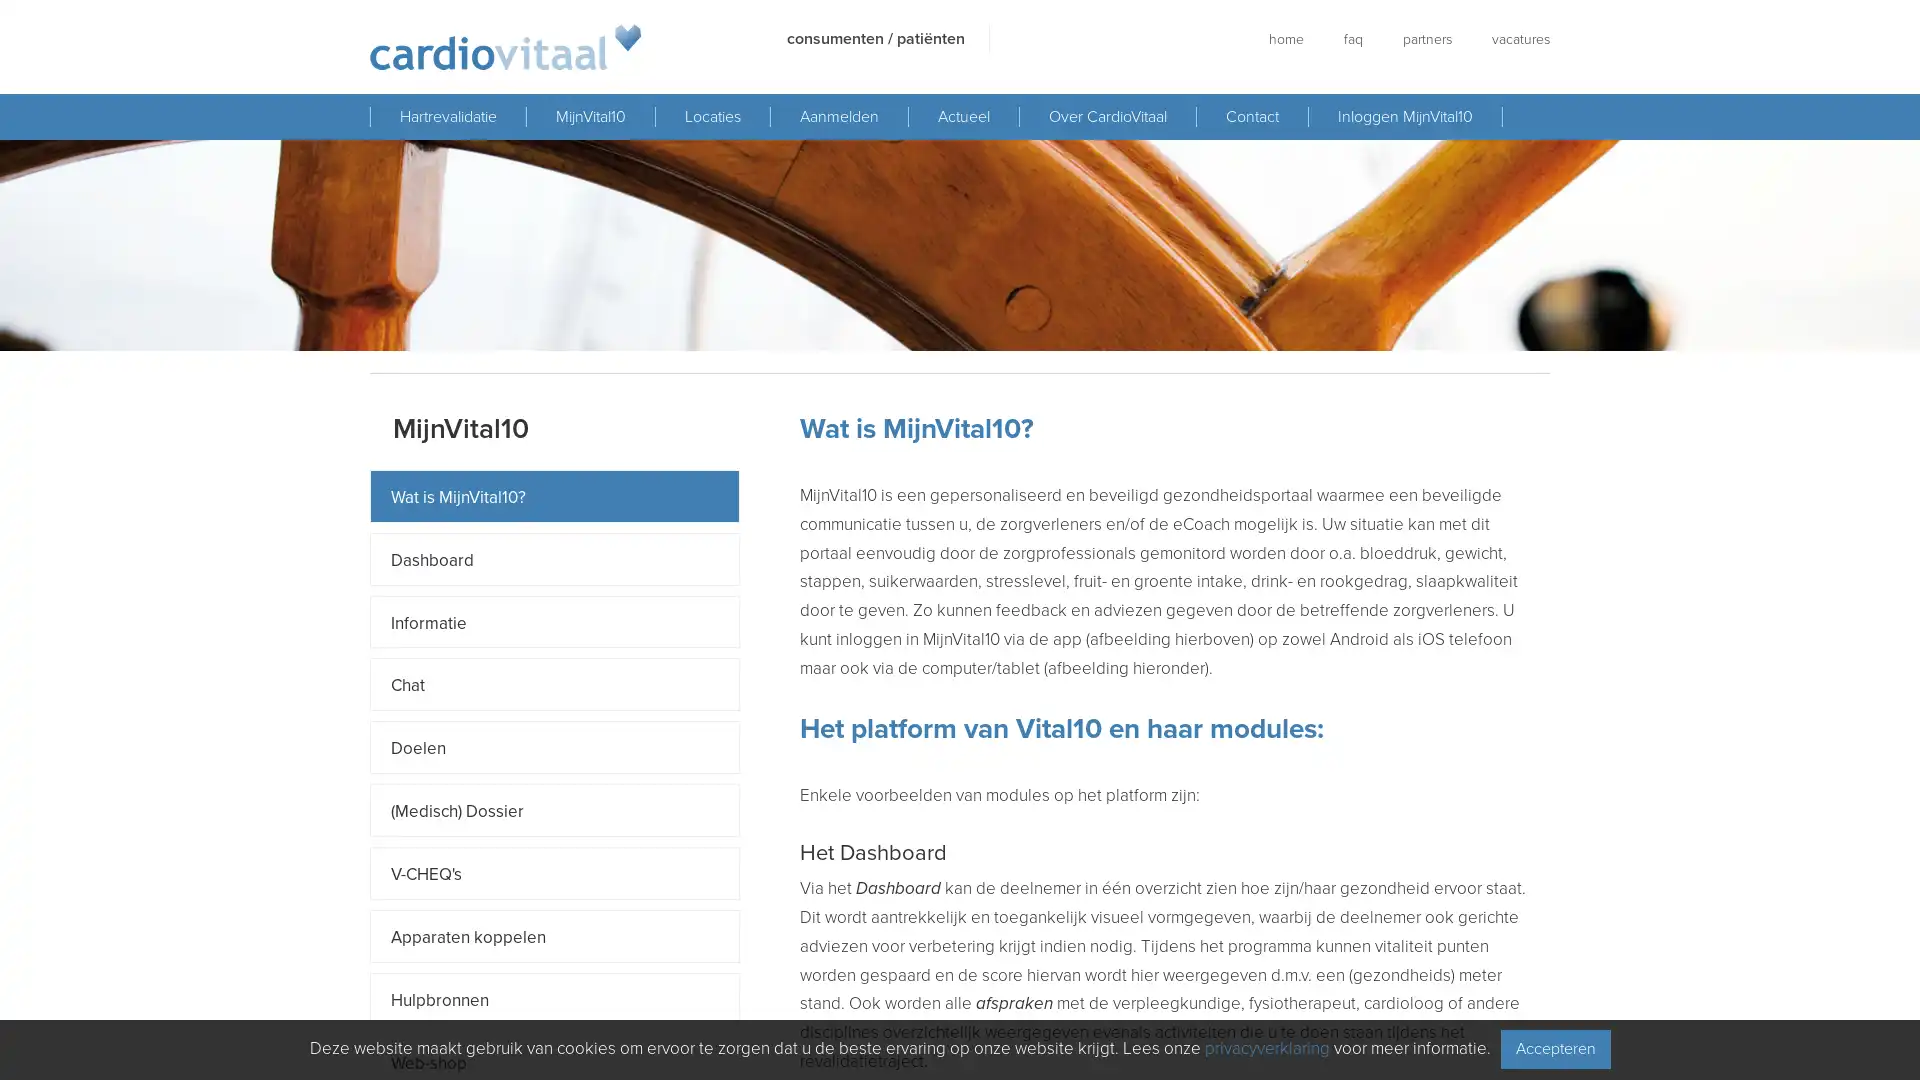  What do you see at coordinates (1554, 1048) in the screenshot?
I see `Accepteren` at bounding box center [1554, 1048].